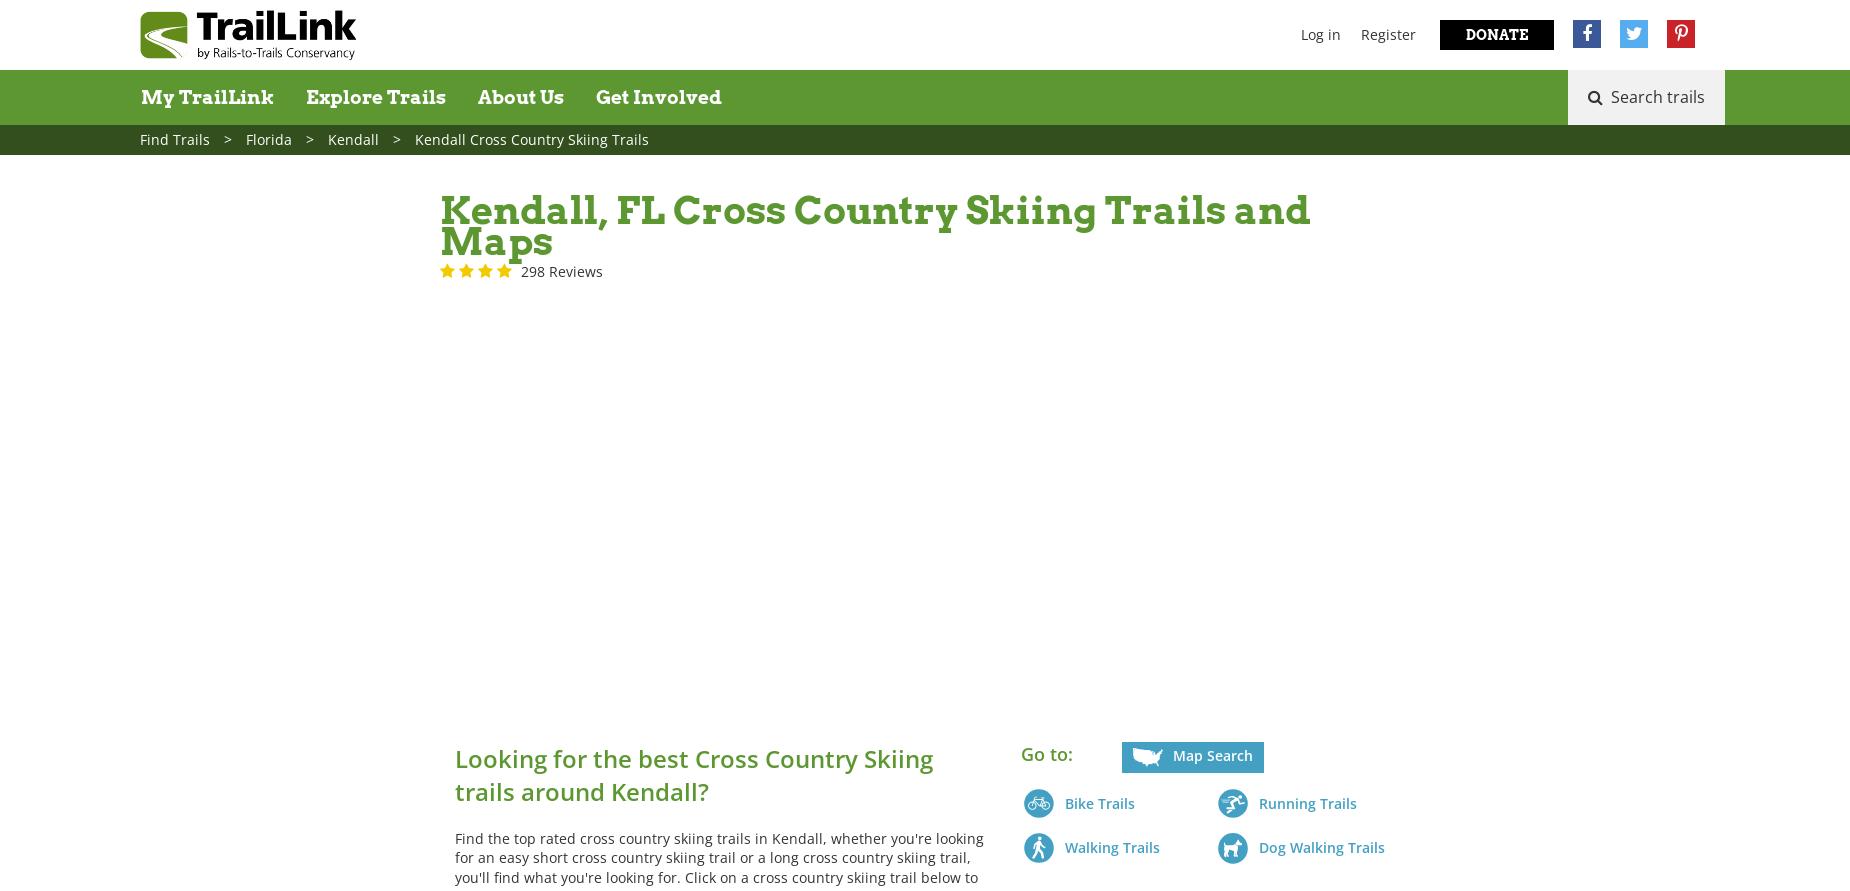 The height and width of the screenshot is (891, 1850). What do you see at coordinates (352, 138) in the screenshot?
I see `'Kendall'` at bounding box center [352, 138].